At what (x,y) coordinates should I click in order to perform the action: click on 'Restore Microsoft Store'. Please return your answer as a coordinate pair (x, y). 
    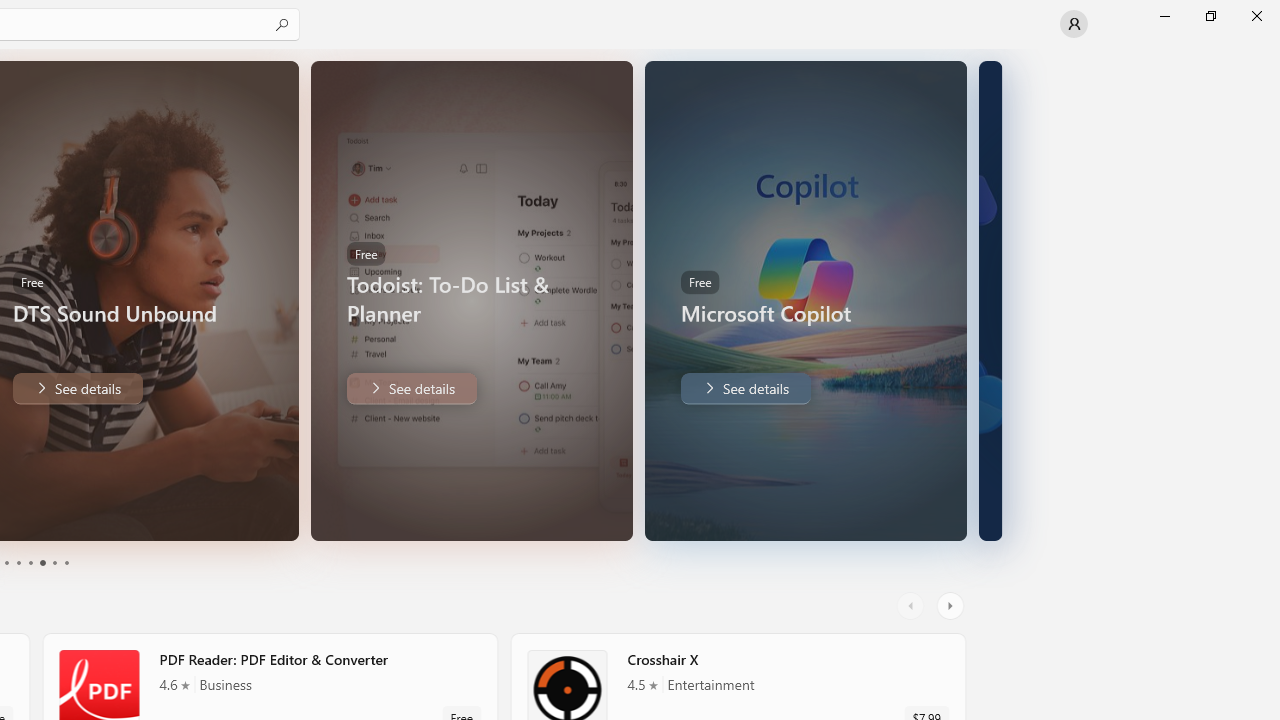
    Looking at the image, I should click on (1209, 15).